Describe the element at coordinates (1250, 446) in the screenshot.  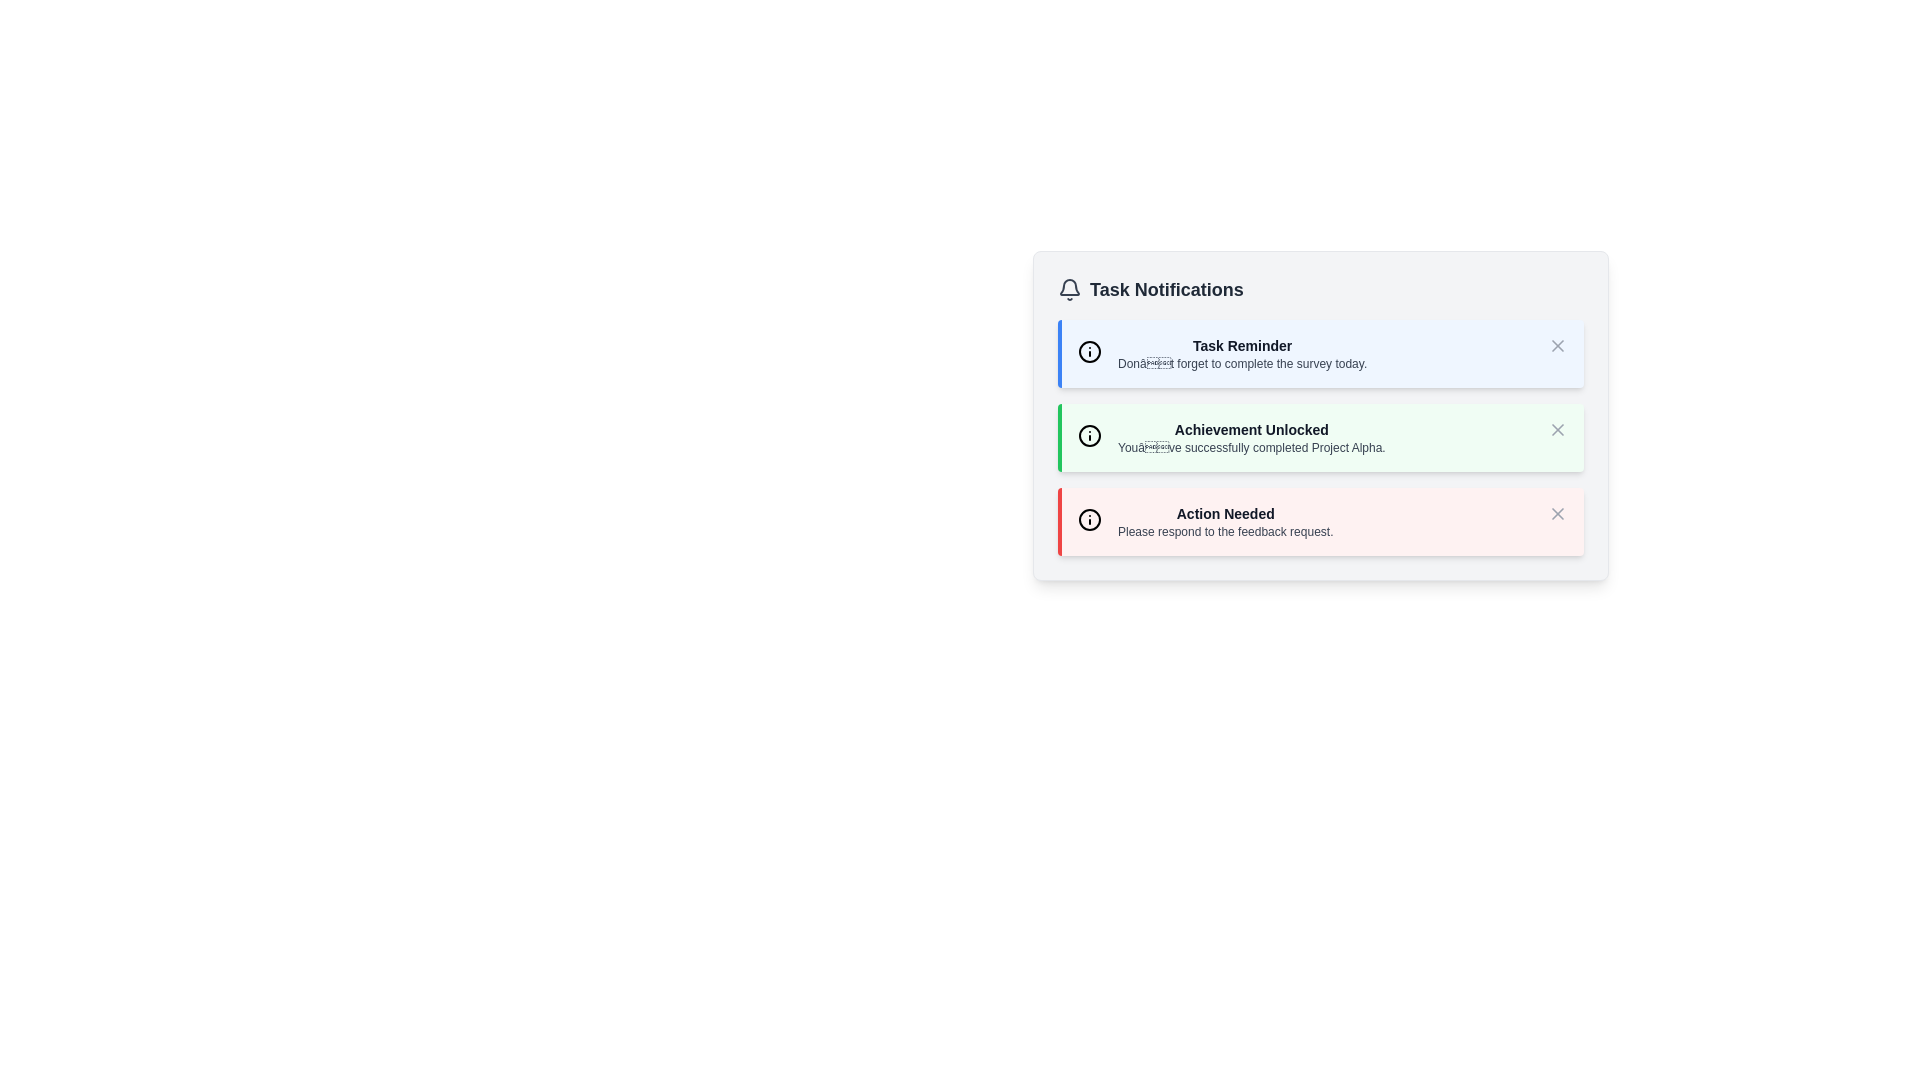
I see `the text element that reads 'You’ve successfully completed Project Alpha', which is located below the 'Achievement Unlocked' title in a green-highlighted notification box` at that location.